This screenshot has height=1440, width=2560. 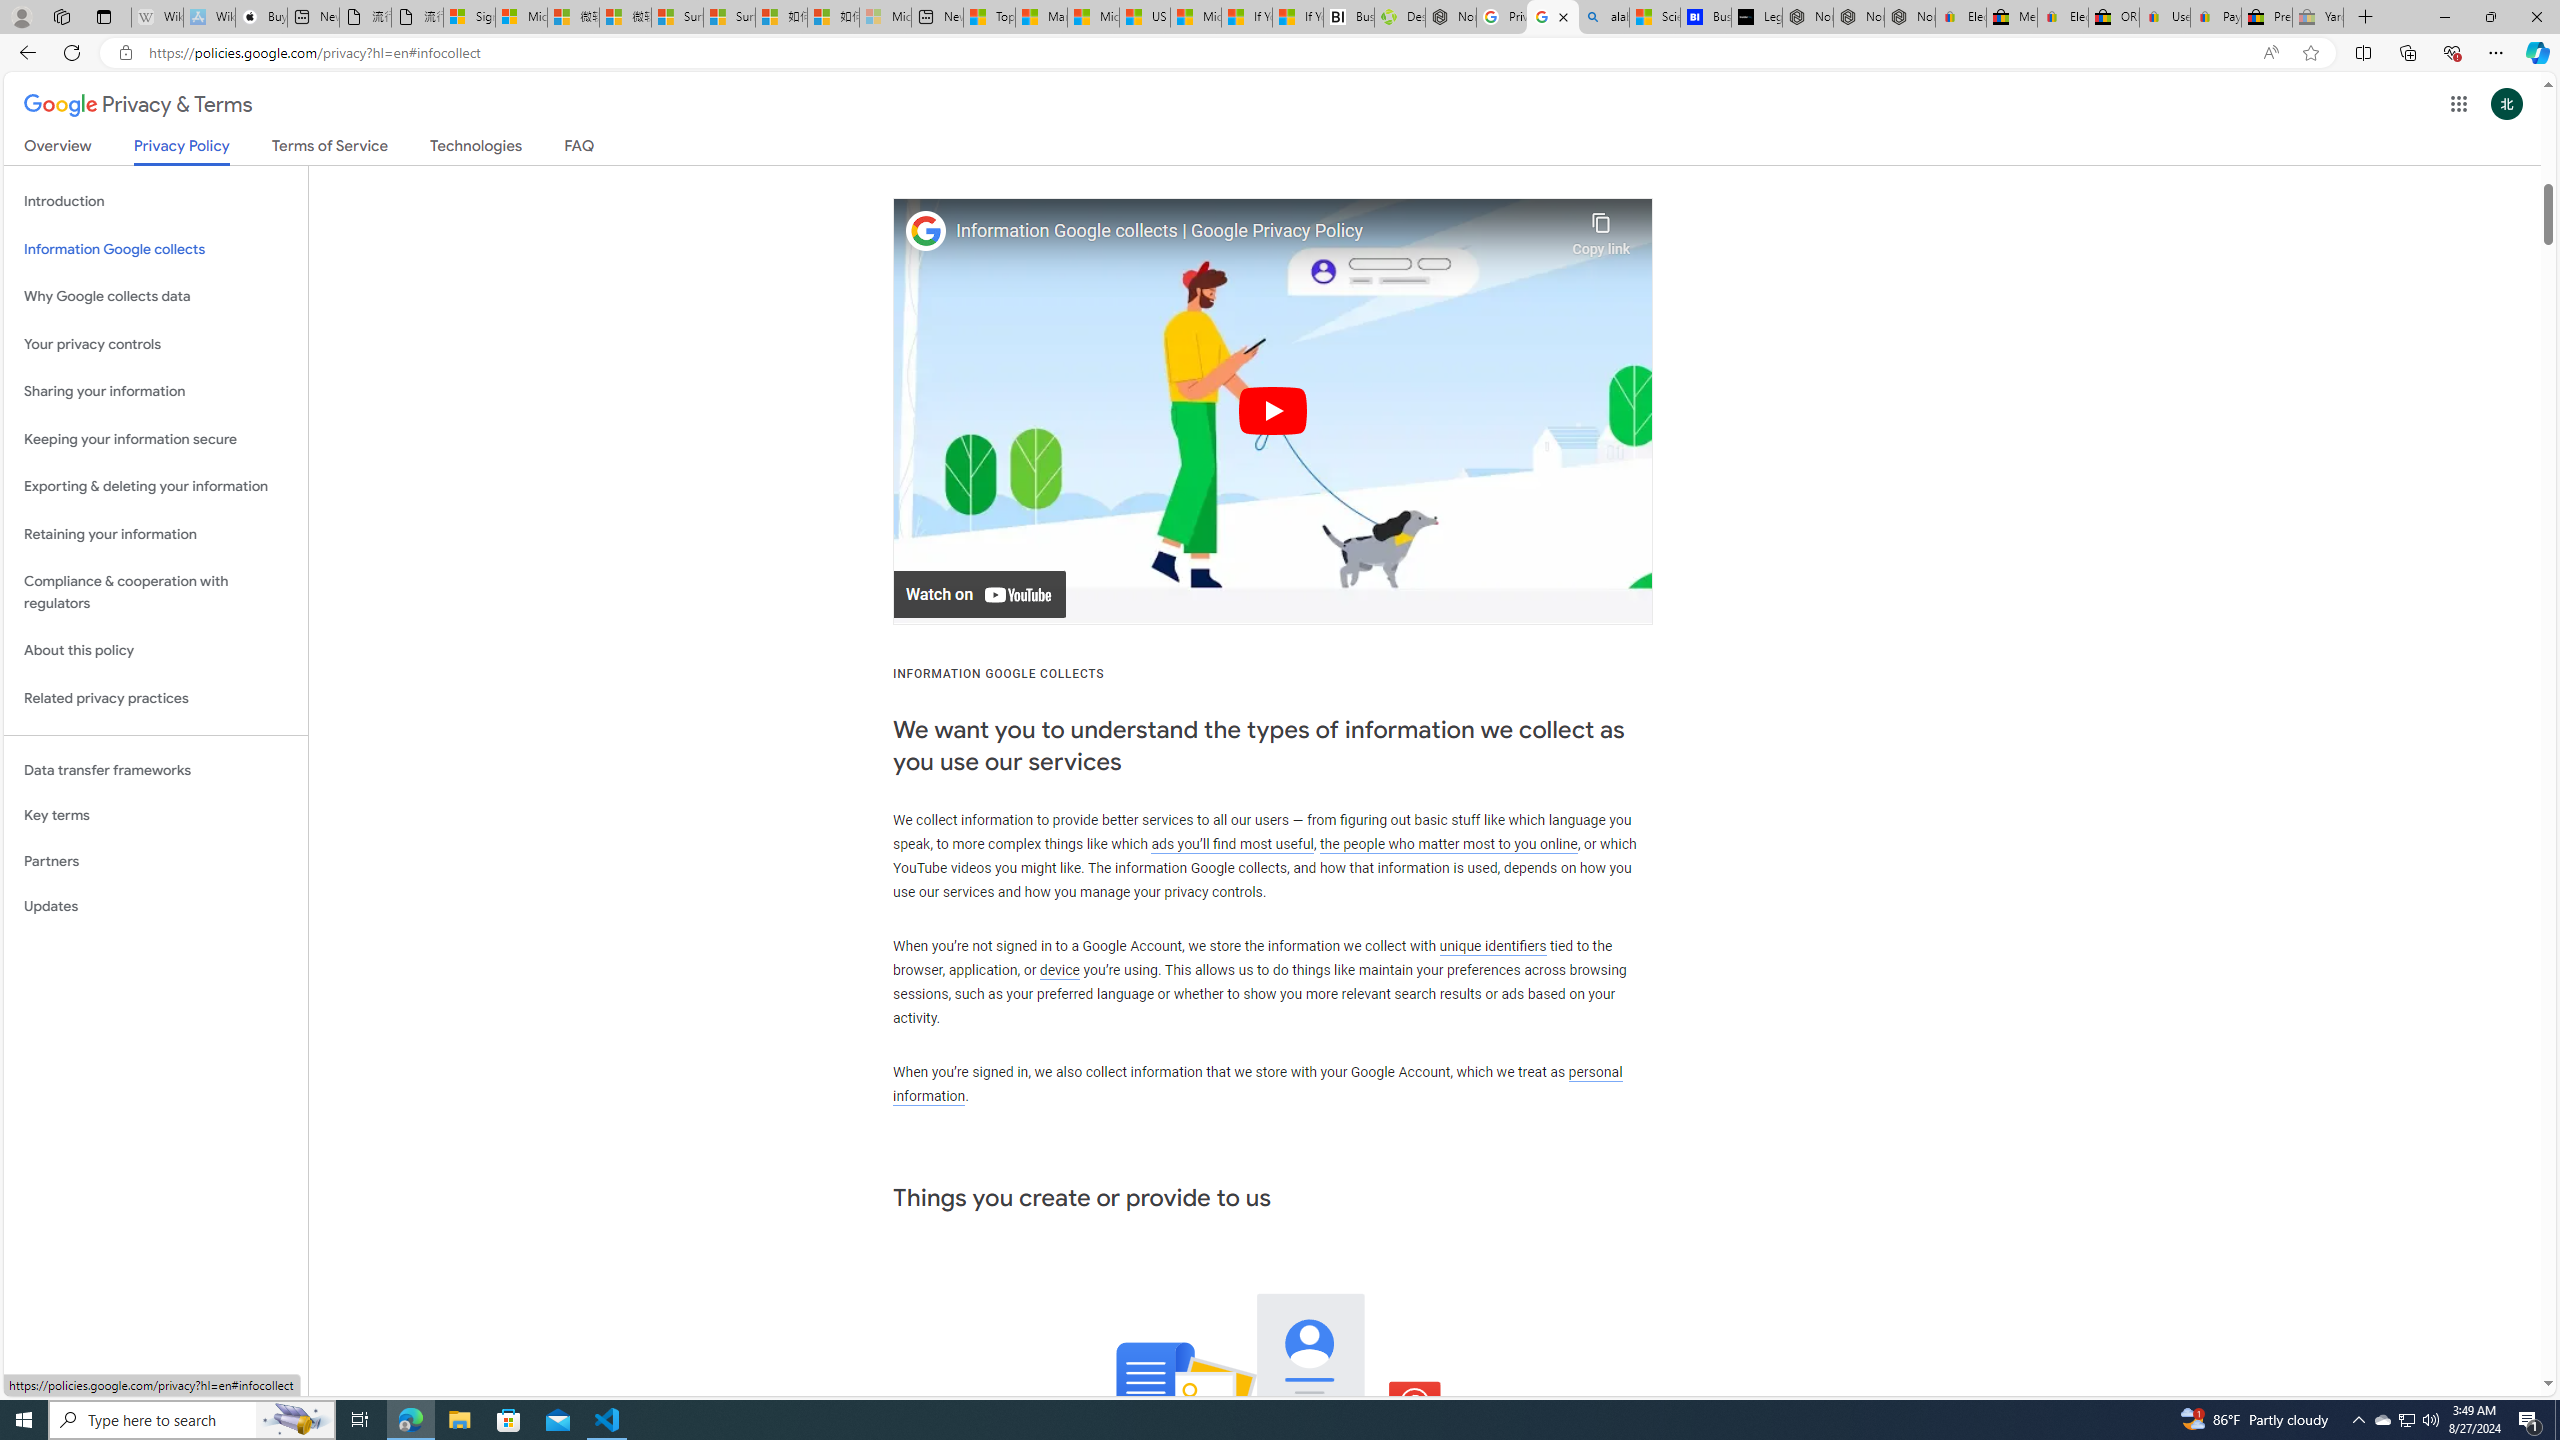 I want to click on 'Marine life - MSN', so click(x=1039, y=16).